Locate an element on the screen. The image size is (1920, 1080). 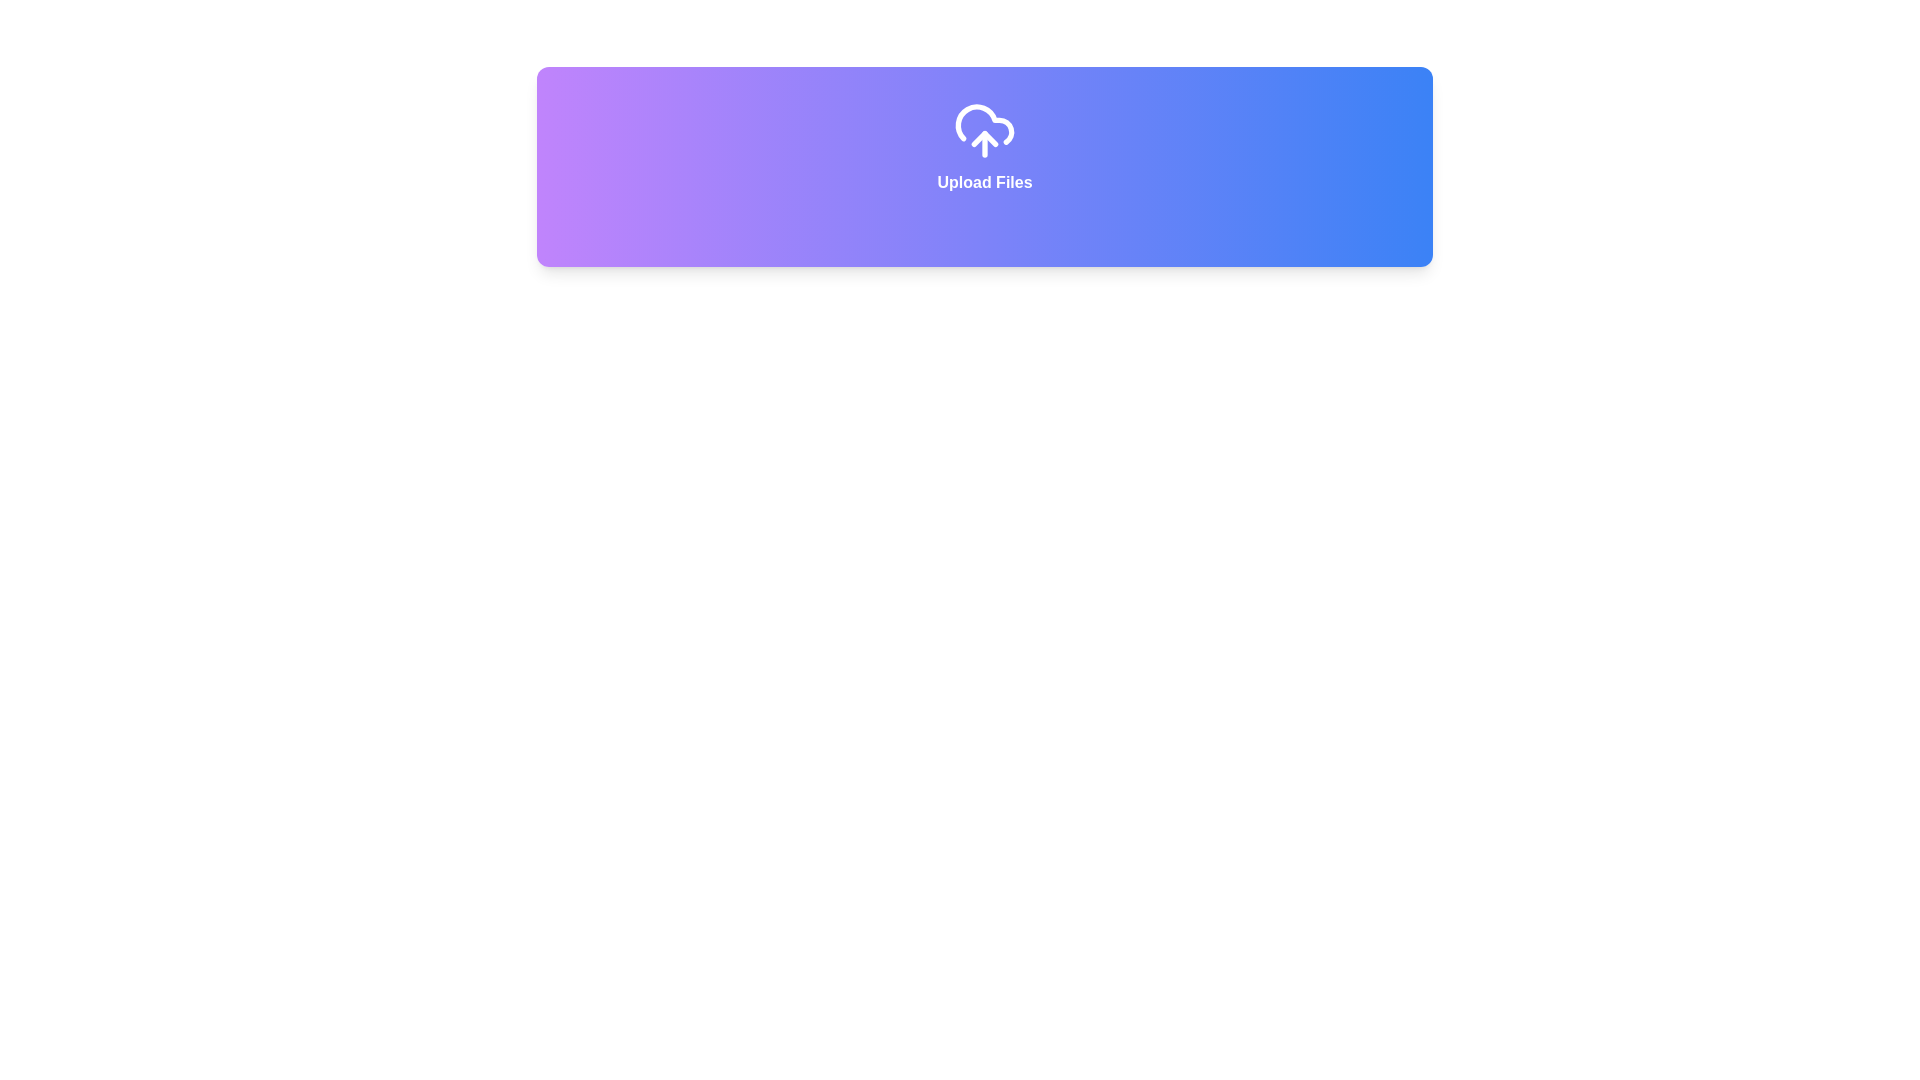
the cloud icon which symbolizes actions related to cloud storage or file uploading, positioned above the 'Upload Files' text label is located at coordinates (984, 124).